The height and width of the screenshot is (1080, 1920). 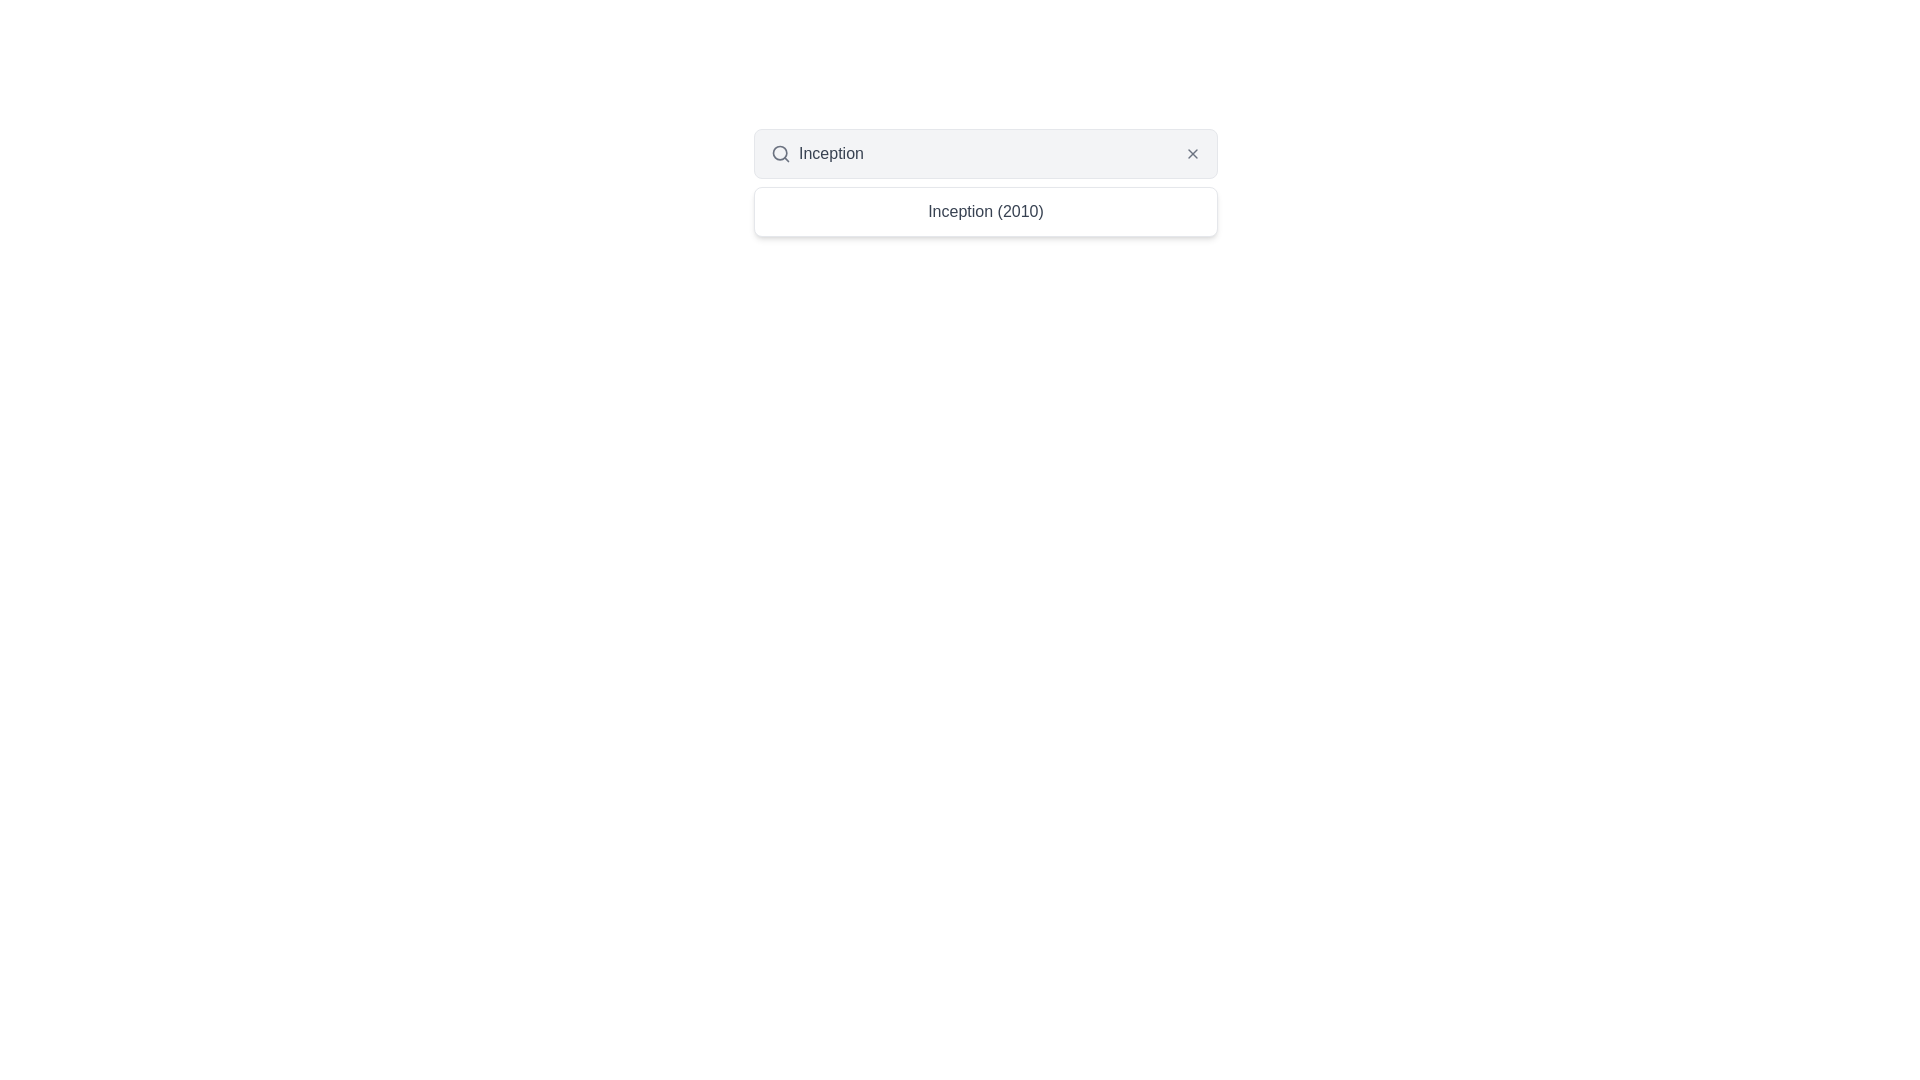 I want to click on the 'X' icon located on the far right of the search bar to clear the input field containing 'Inception', so click(x=1193, y=153).